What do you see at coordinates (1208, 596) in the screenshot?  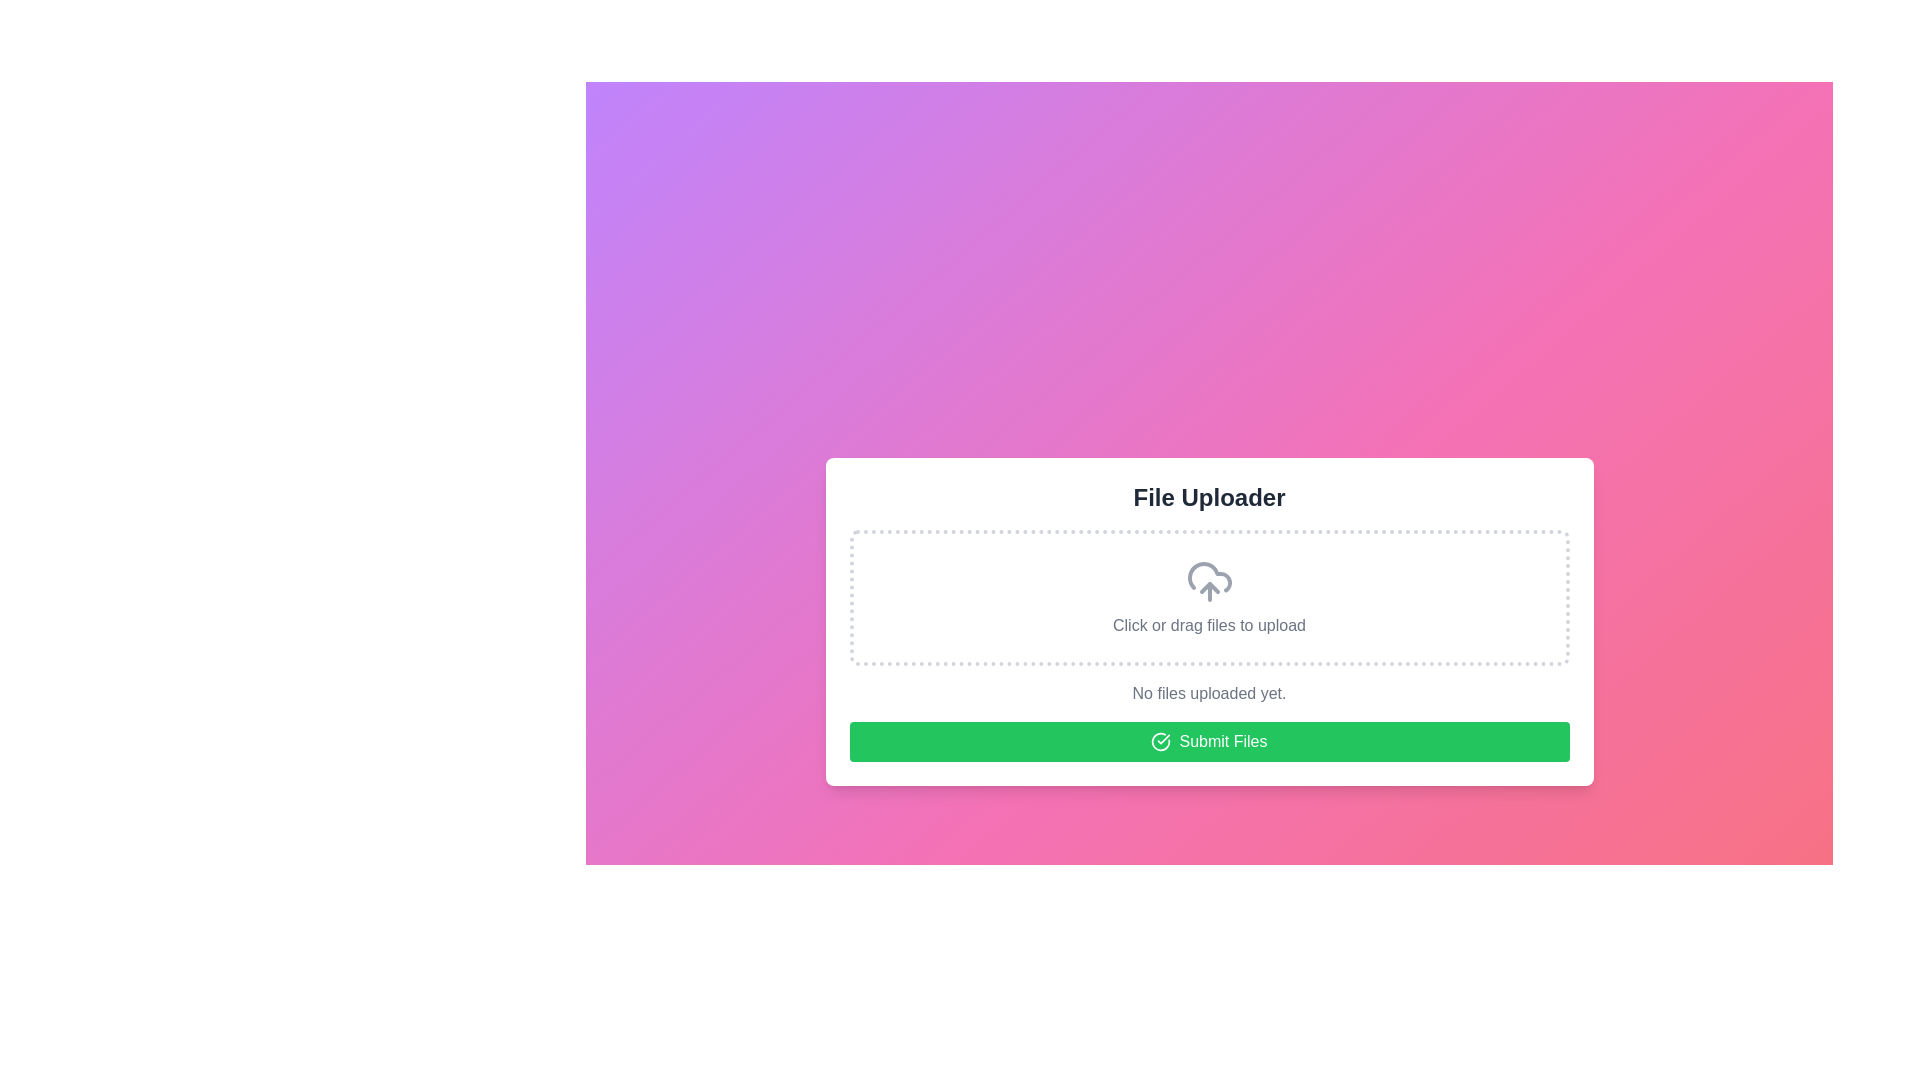 I see `and drop files` at bounding box center [1208, 596].